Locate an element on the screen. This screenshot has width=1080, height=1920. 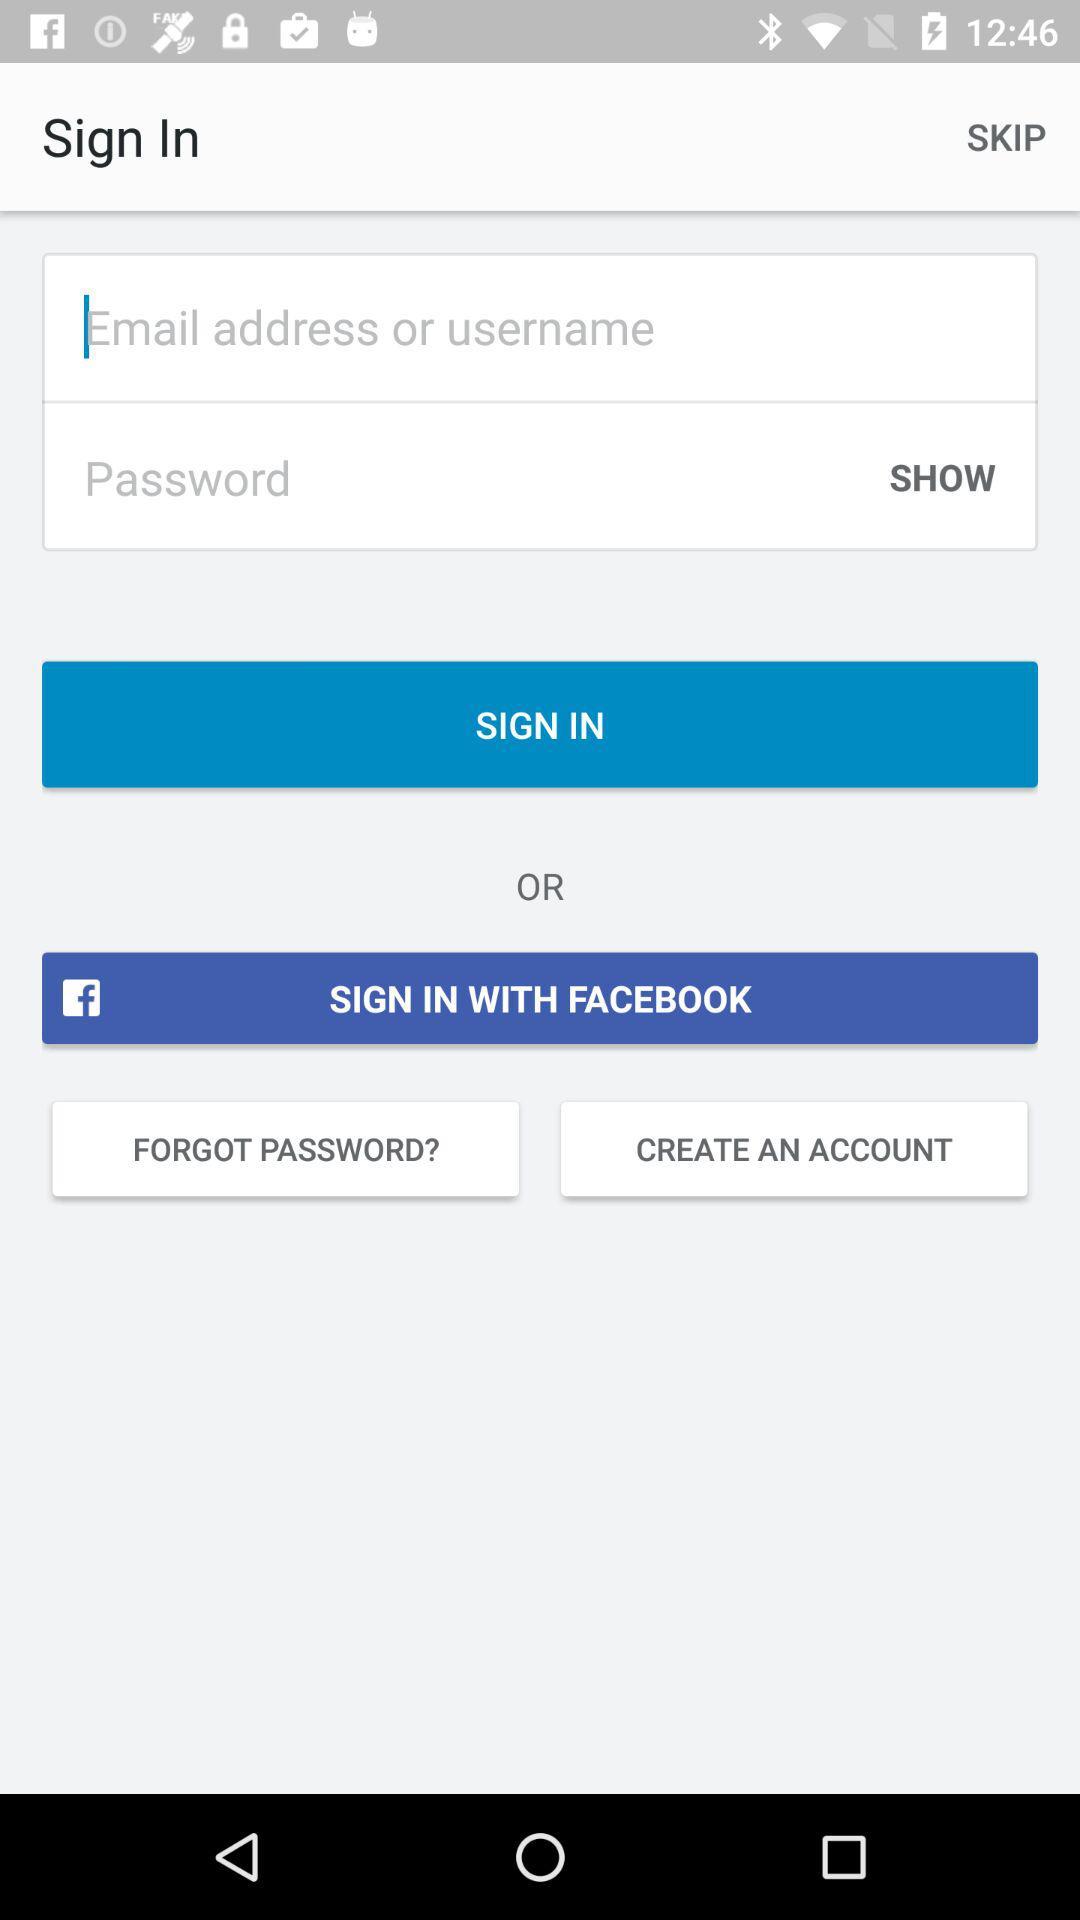
icon to the left of the create an account icon is located at coordinates (285, 1148).